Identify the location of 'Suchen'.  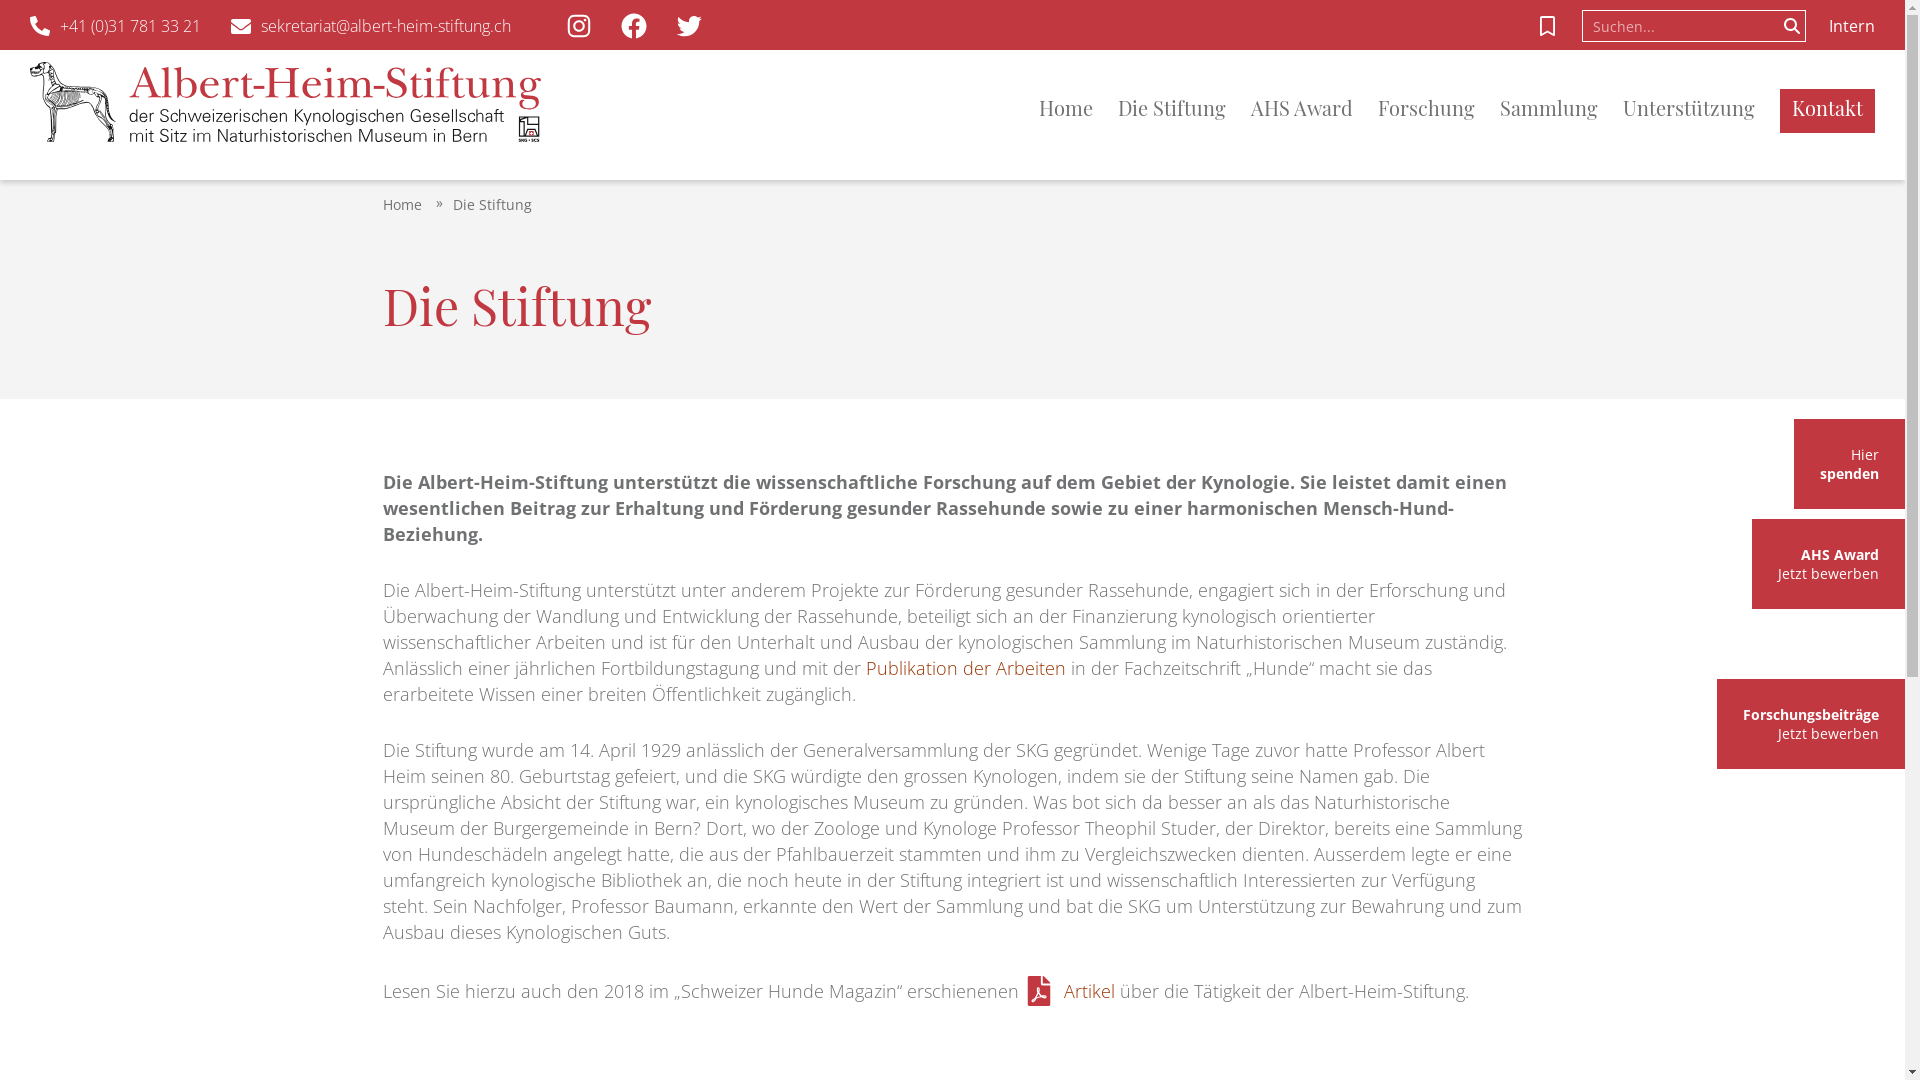
(1791, 26).